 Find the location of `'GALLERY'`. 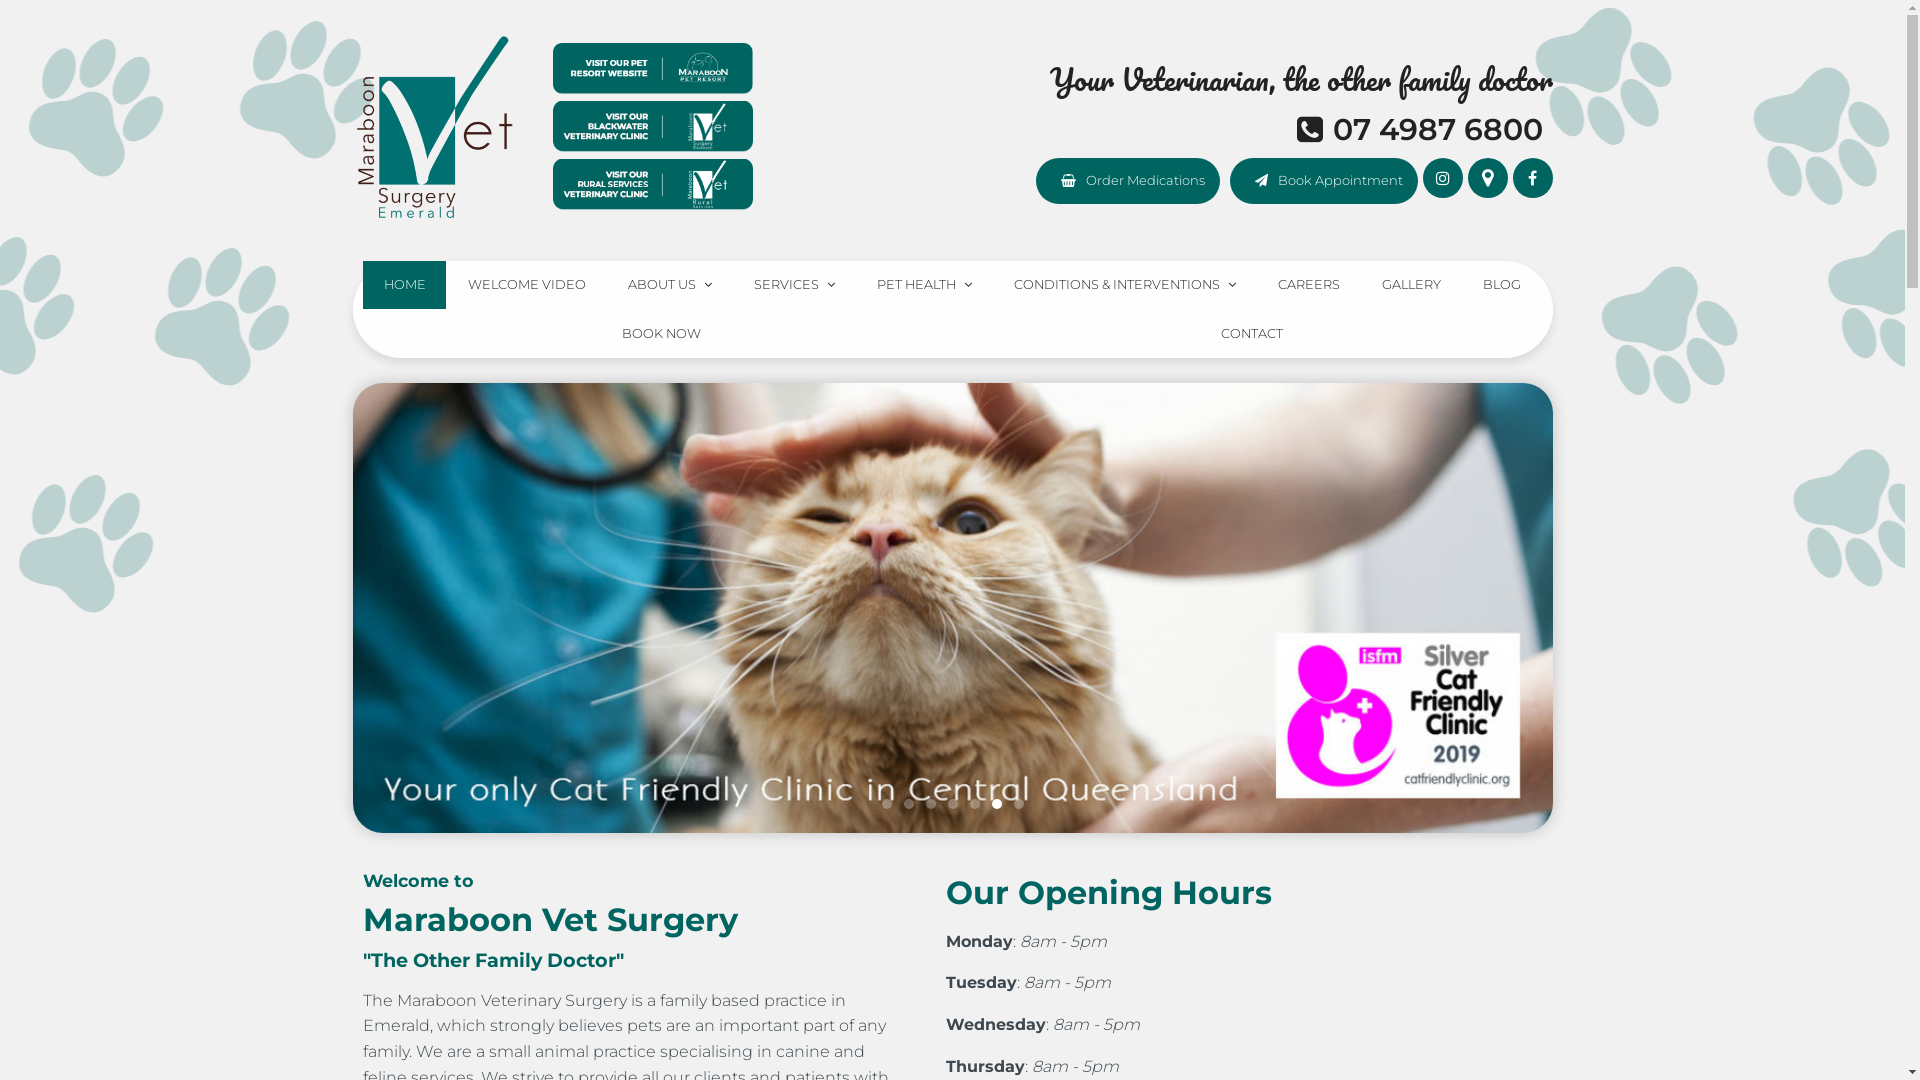

'GALLERY' is located at coordinates (1410, 285).